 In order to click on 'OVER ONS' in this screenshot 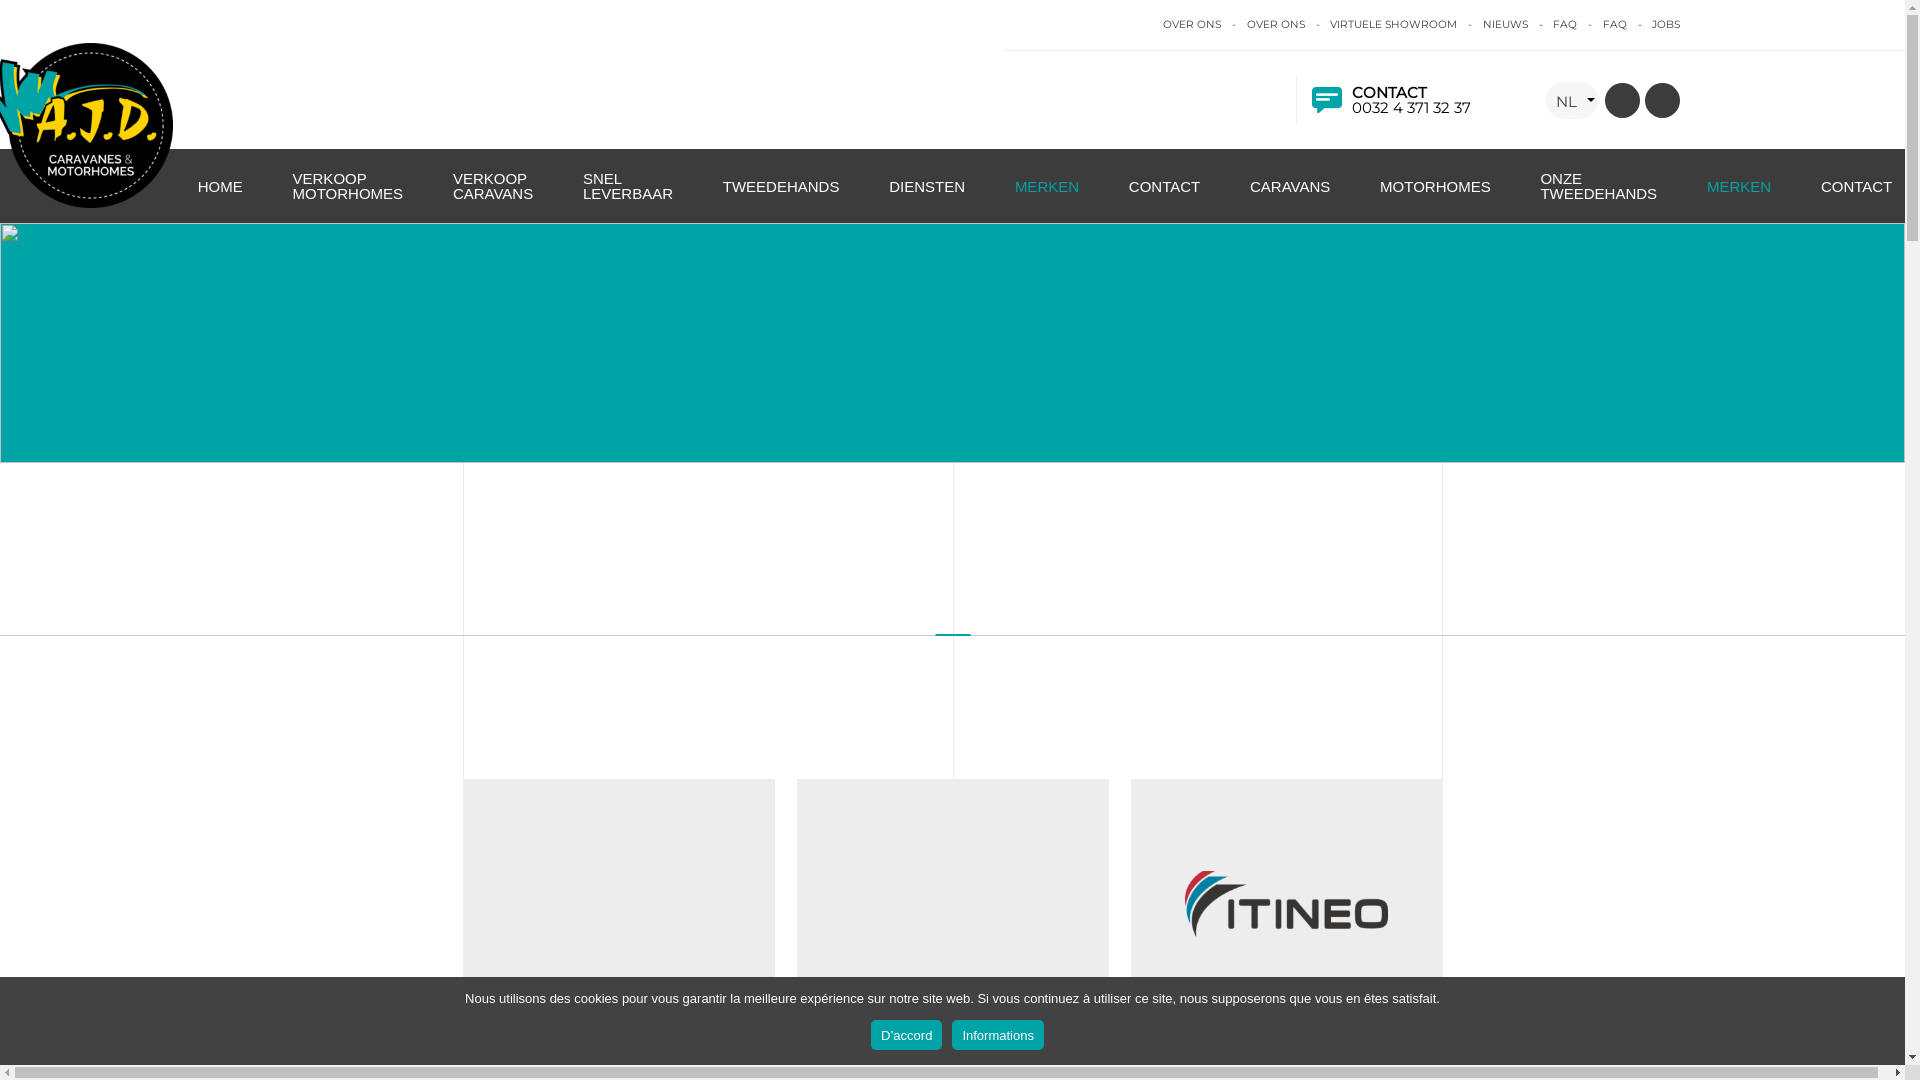, I will do `click(1162, 24)`.